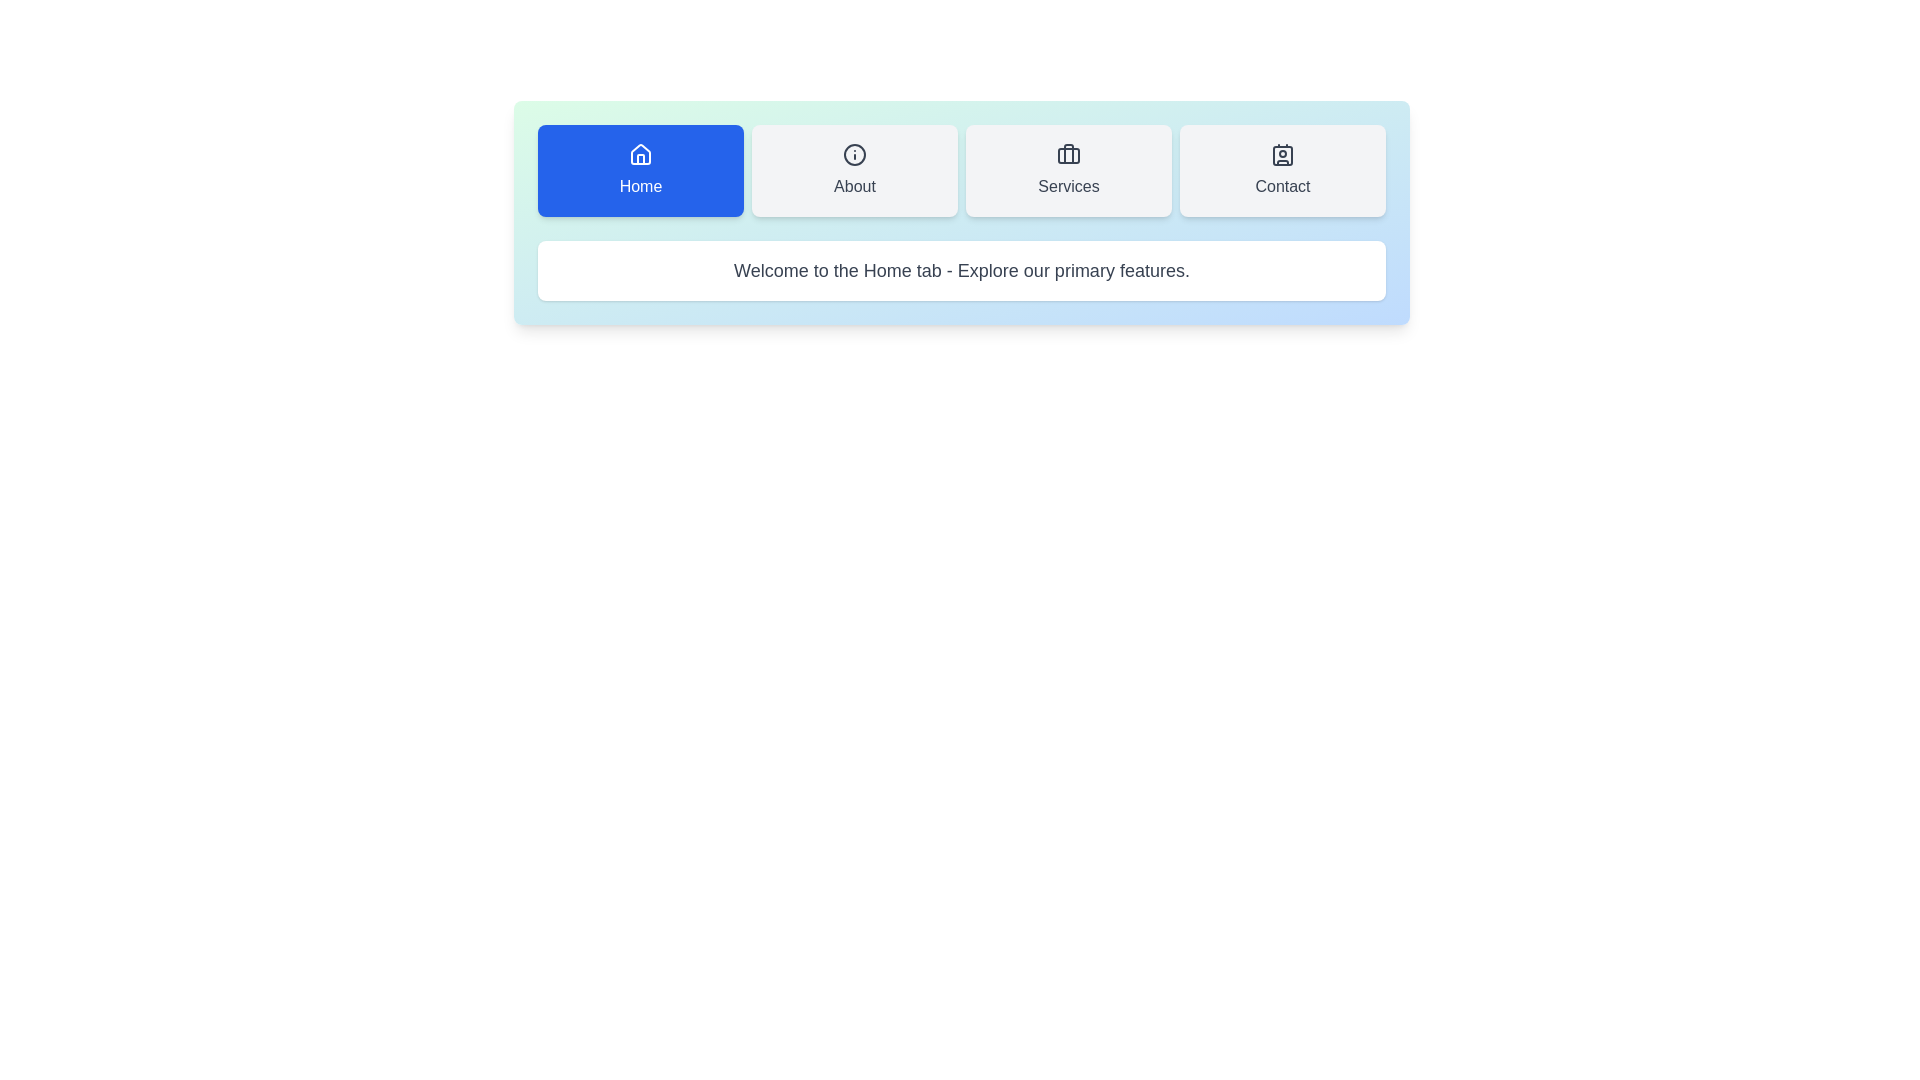 This screenshot has height=1080, width=1920. I want to click on the 'Home' navigation button icon located at the top-left of the navigation menu, so click(641, 153).